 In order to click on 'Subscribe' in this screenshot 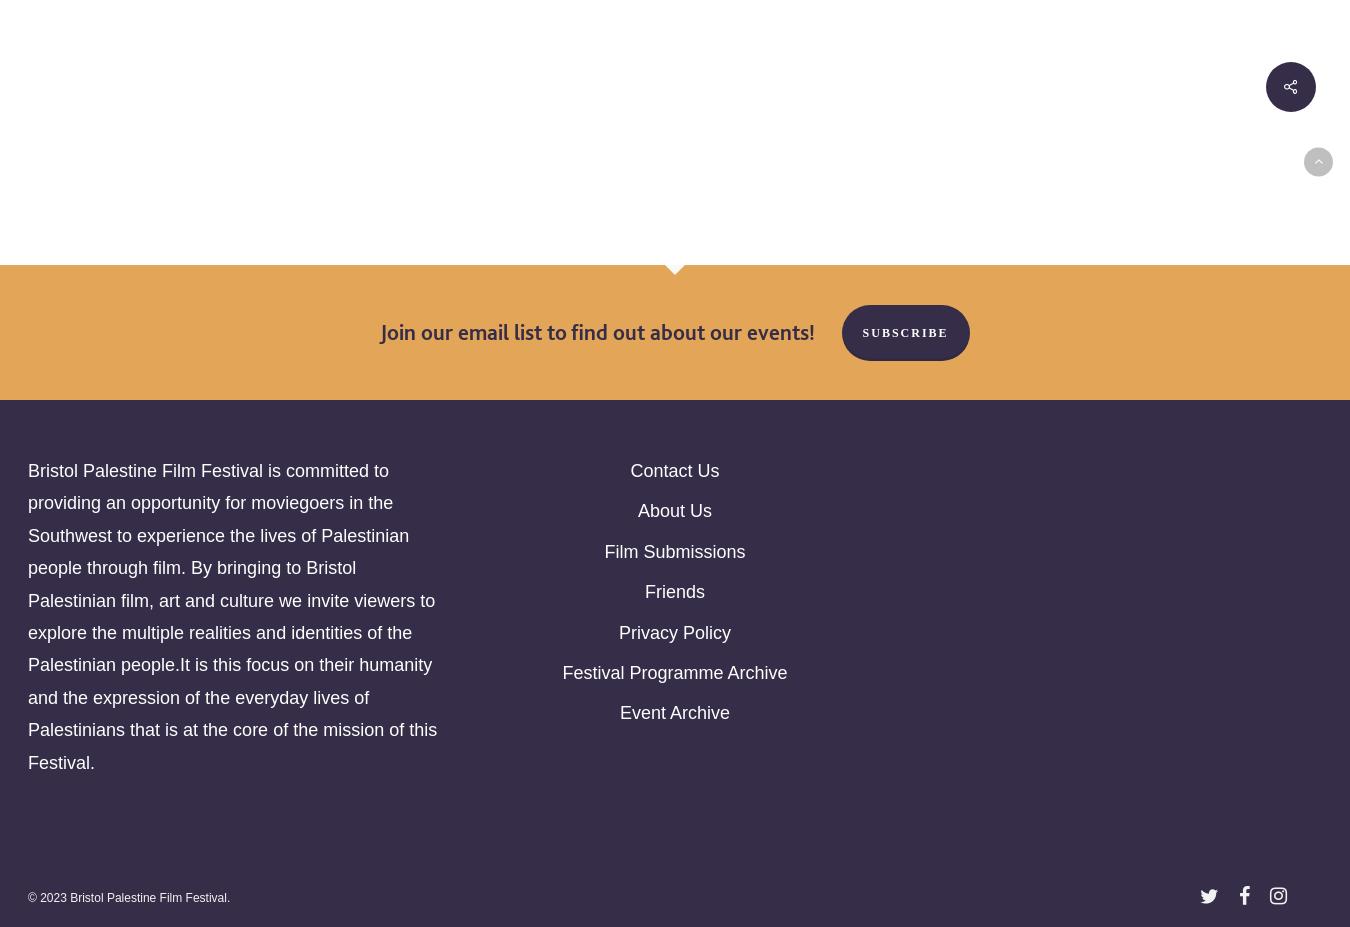, I will do `click(904, 331)`.